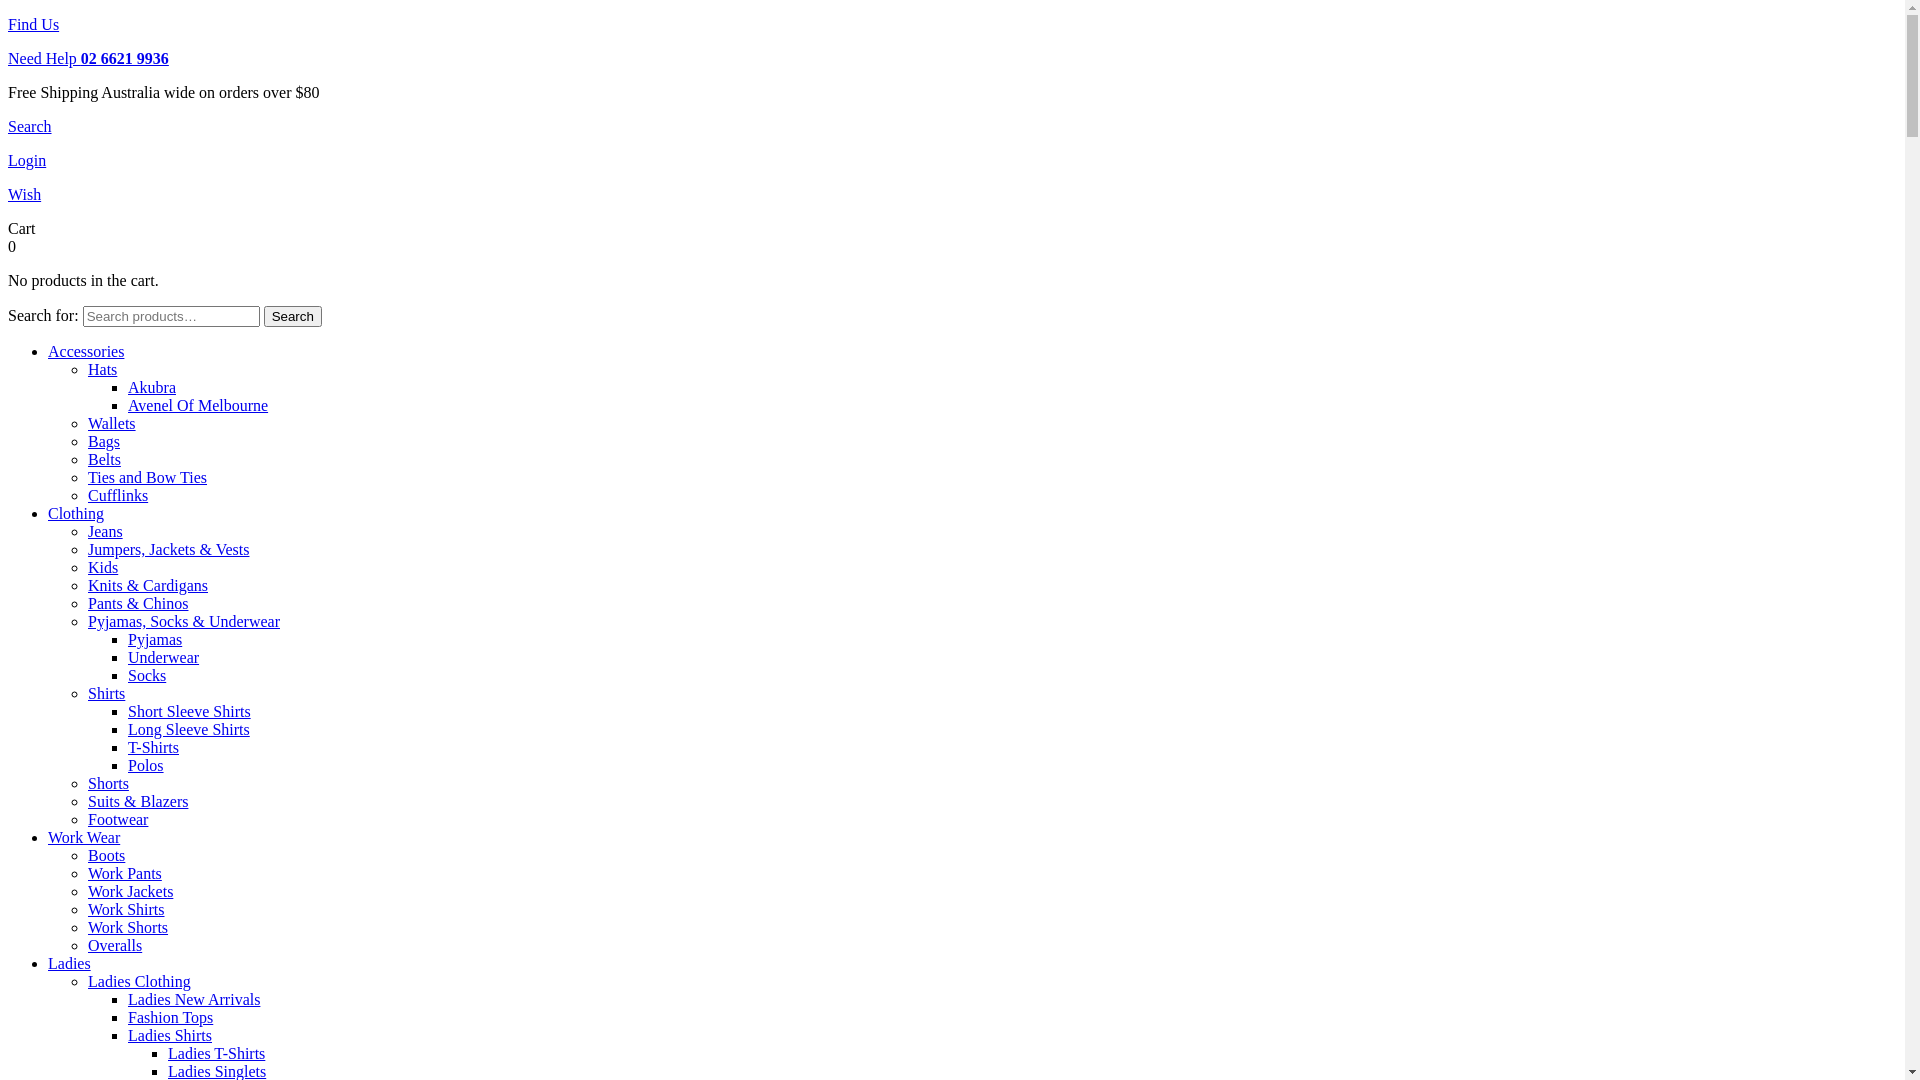 Image resolution: width=1920 pixels, height=1080 pixels. I want to click on 'Clothing', so click(76, 512).